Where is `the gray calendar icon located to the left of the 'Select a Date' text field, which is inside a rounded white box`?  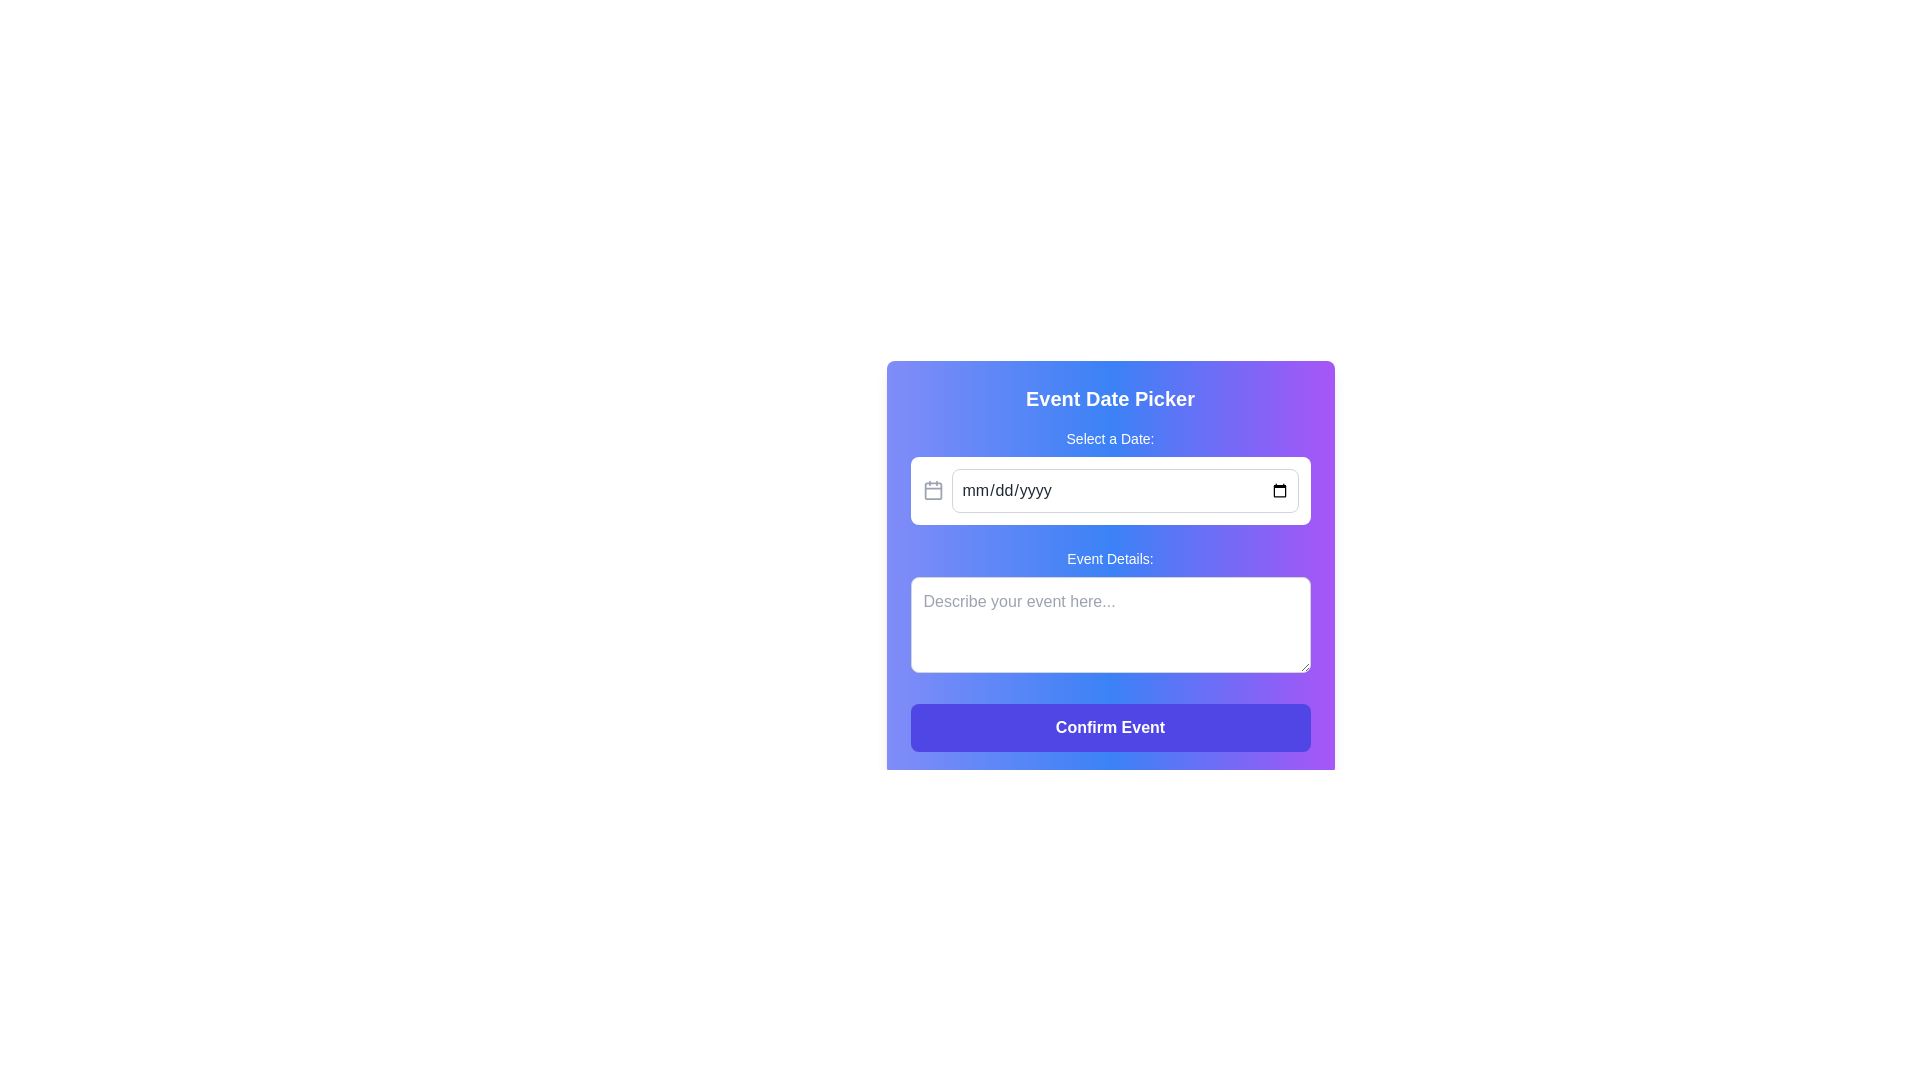 the gray calendar icon located to the left of the 'Select a Date' text field, which is inside a rounded white box is located at coordinates (932, 490).